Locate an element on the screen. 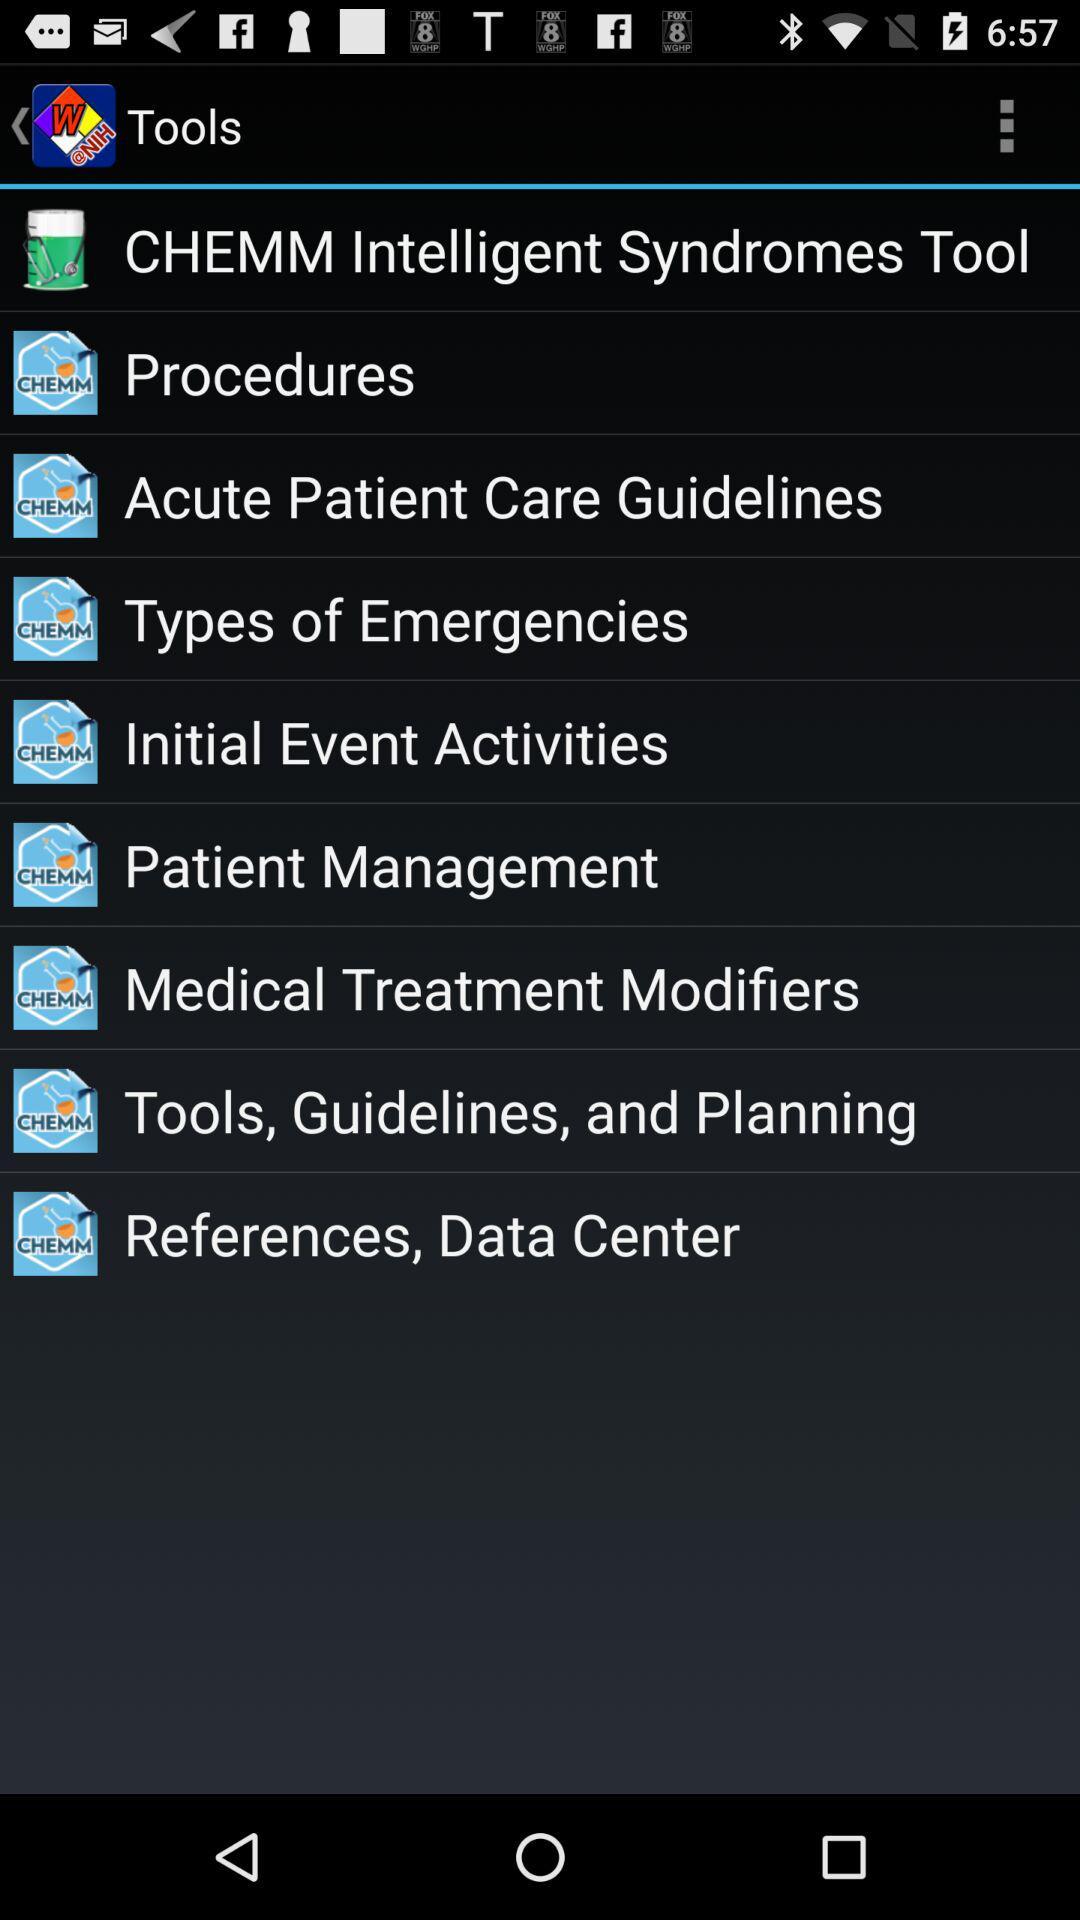 Image resolution: width=1080 pixels, height=1920 pixels. icon below medical treatment modifiers app is located at coordinates (600, 1109).